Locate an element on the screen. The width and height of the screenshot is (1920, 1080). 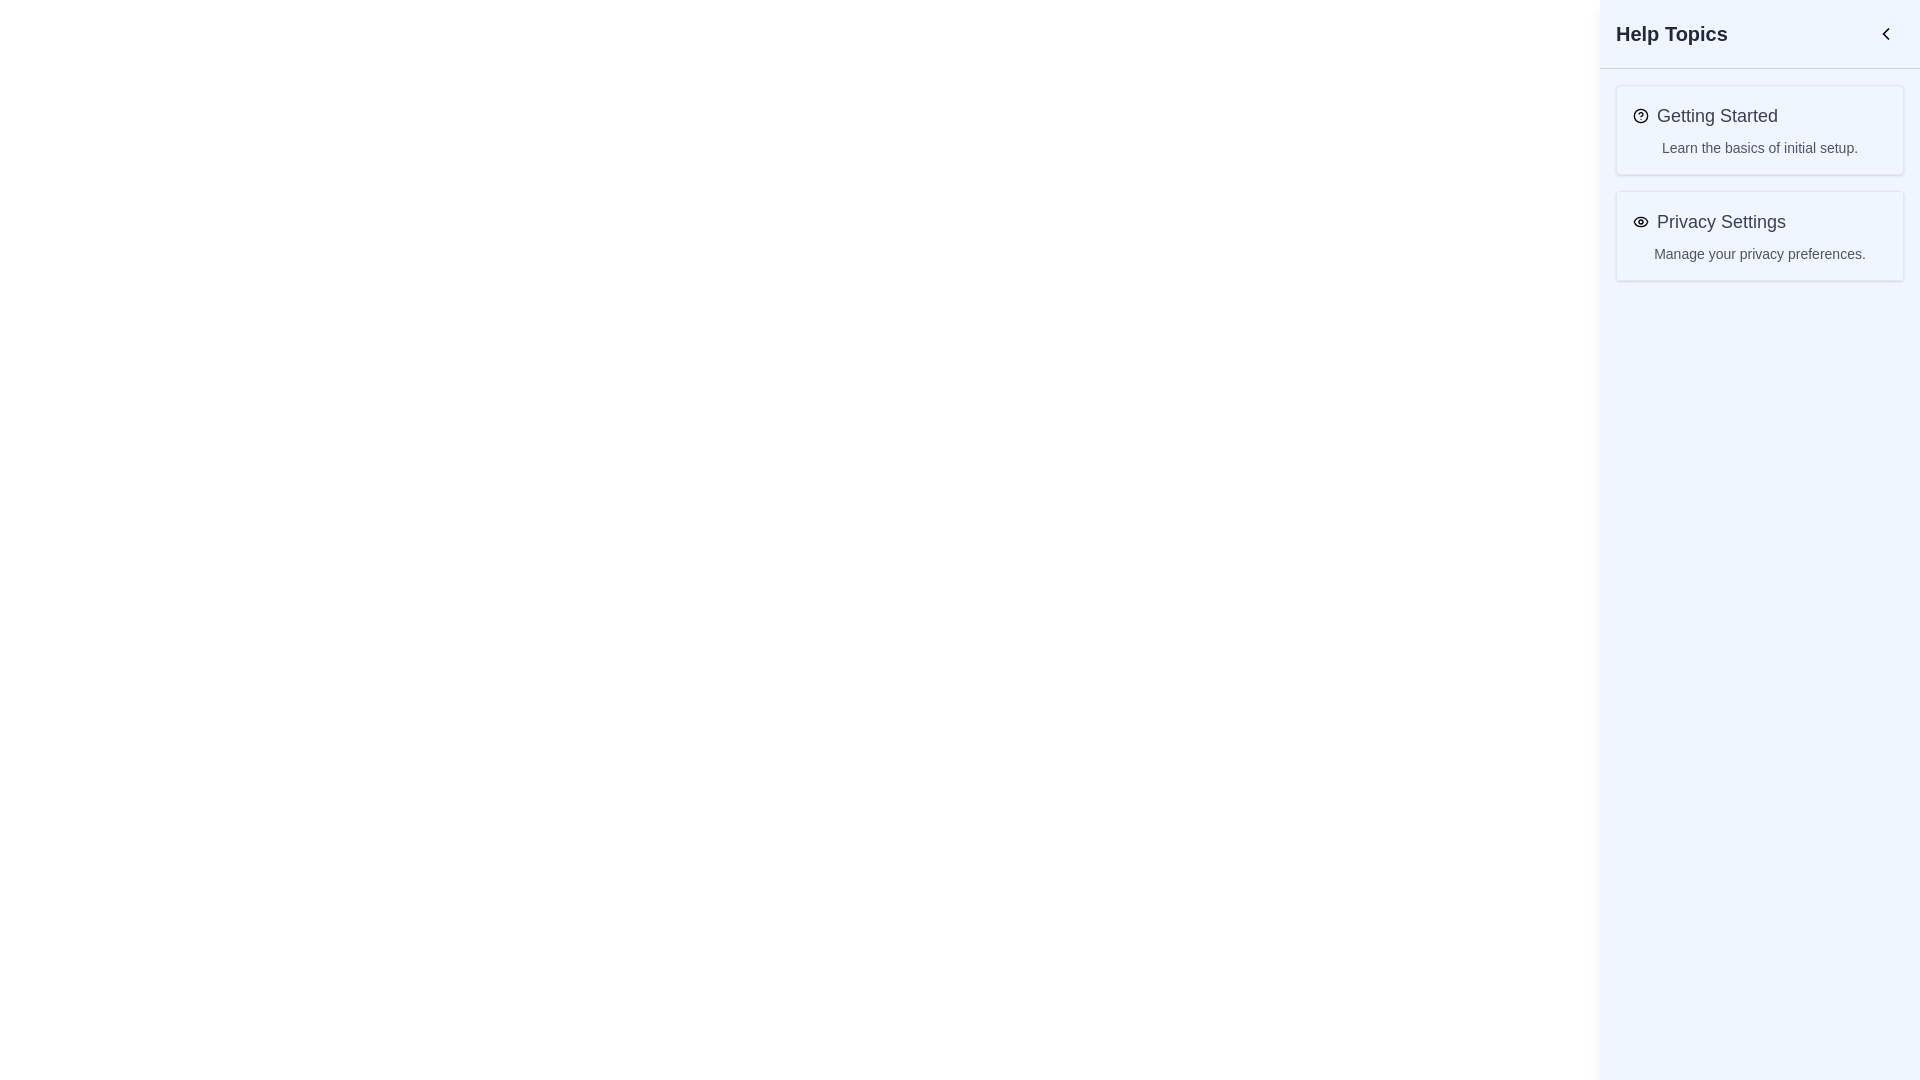
the Informative block located under the 'Help Topics' section is located at coordinates (1760, 130).